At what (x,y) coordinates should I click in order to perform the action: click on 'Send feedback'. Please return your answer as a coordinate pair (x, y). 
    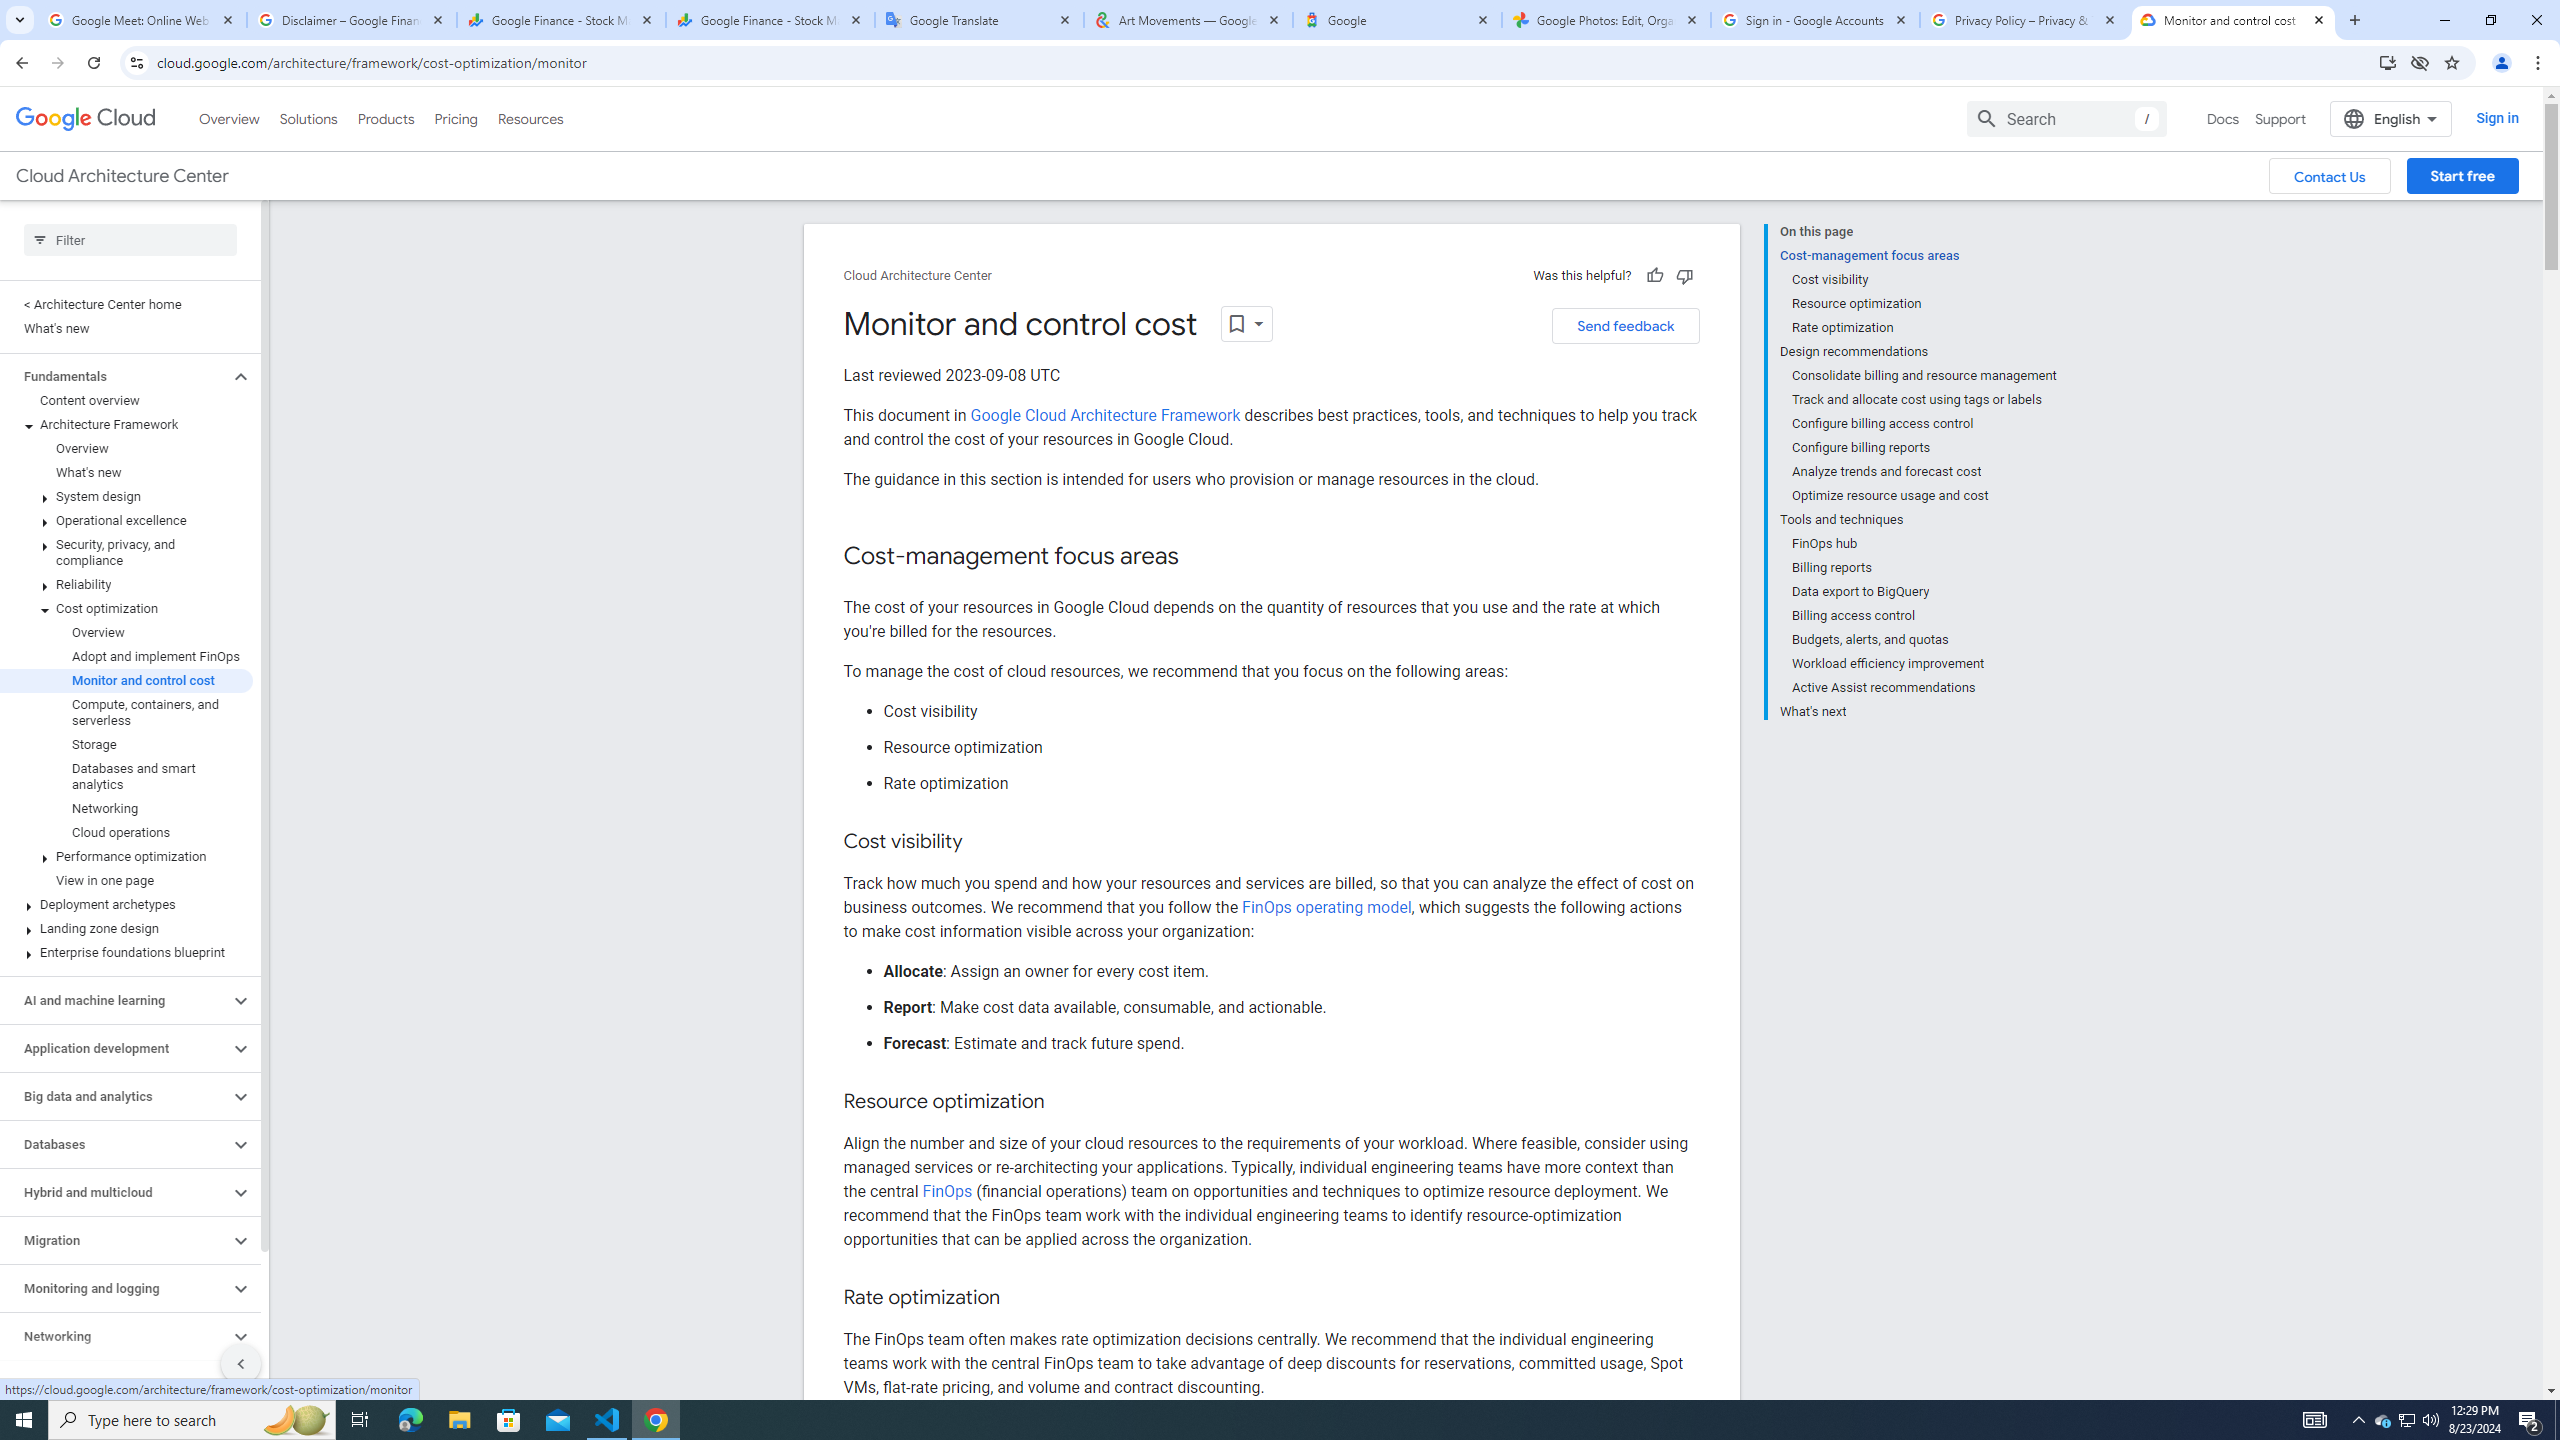
    Looking at the image, I should click on (1625, 325).